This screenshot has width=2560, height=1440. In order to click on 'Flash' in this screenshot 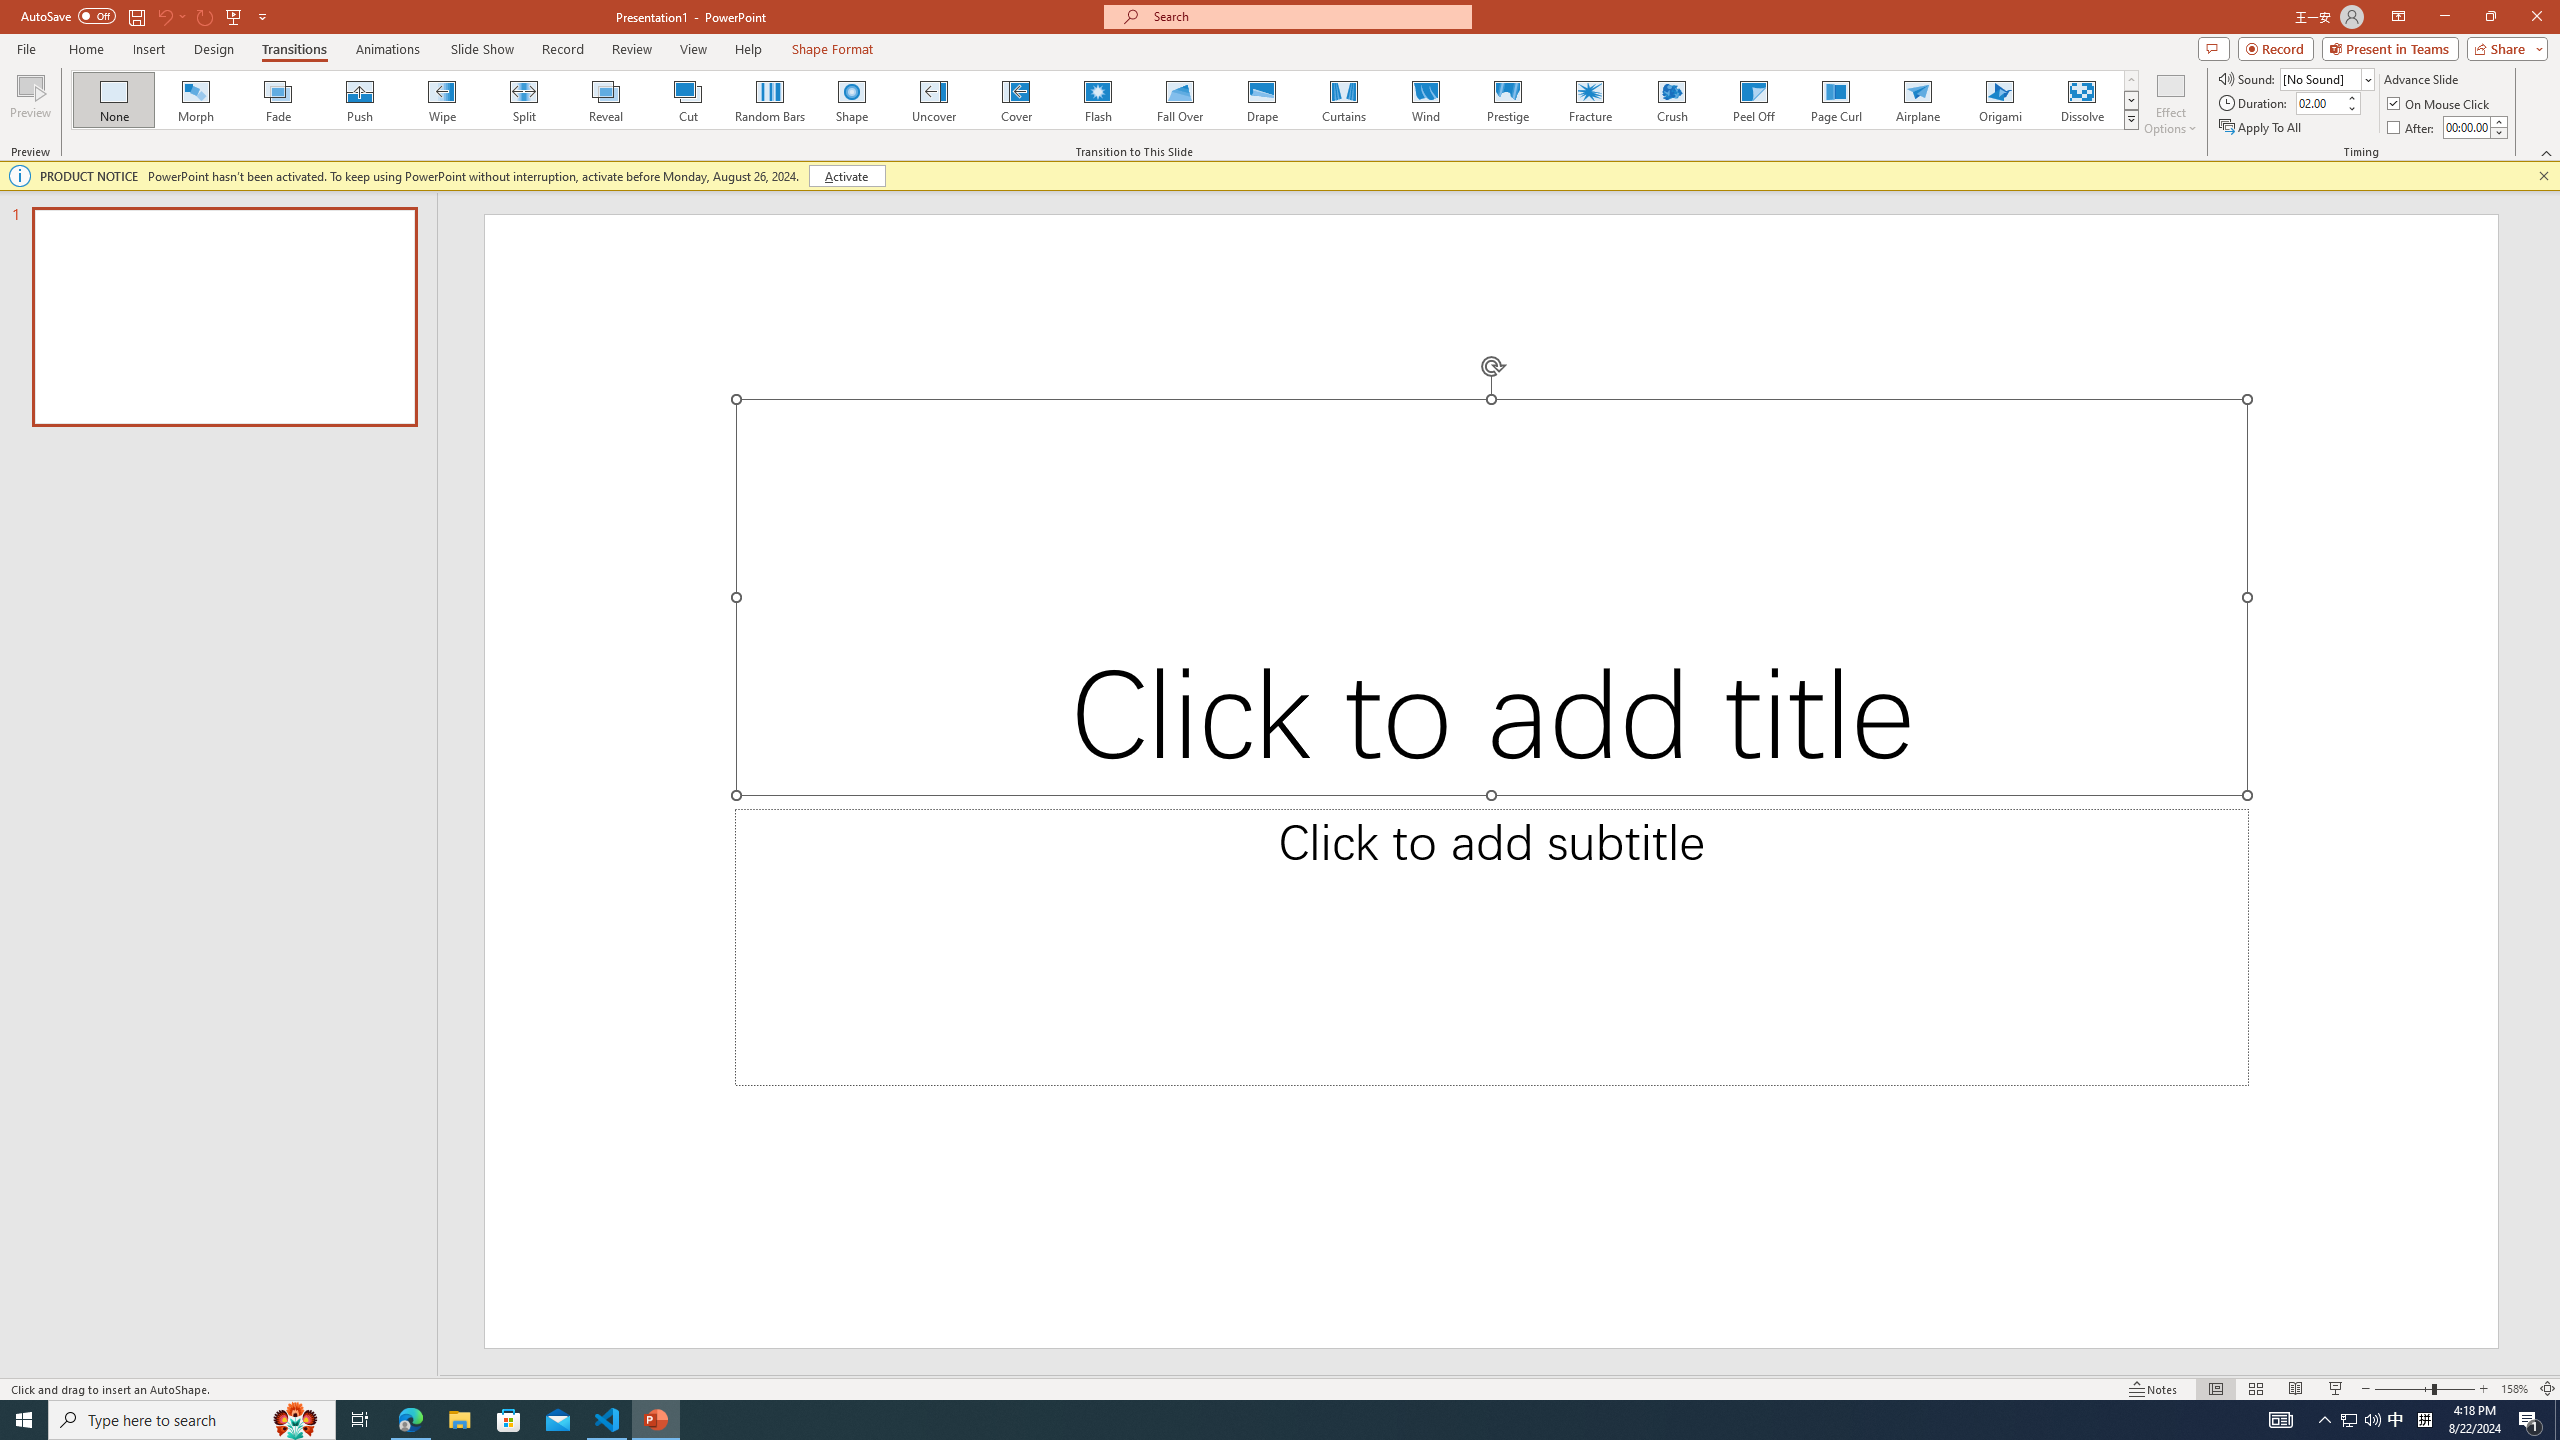, I will do `click(1097, 99)`.